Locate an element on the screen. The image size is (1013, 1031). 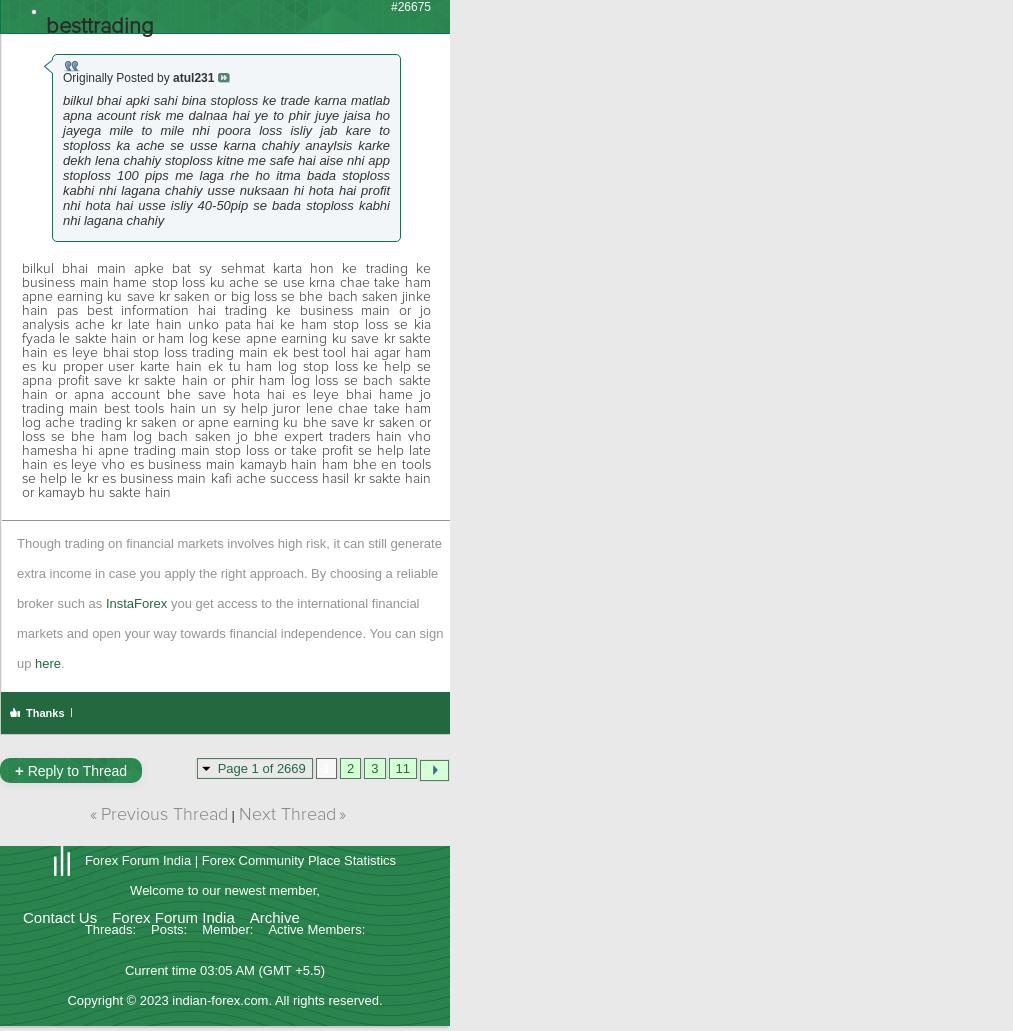
'Copyright © 2023 indian-forex.com. All rights reserved.' is located at coordinates (223, 998).